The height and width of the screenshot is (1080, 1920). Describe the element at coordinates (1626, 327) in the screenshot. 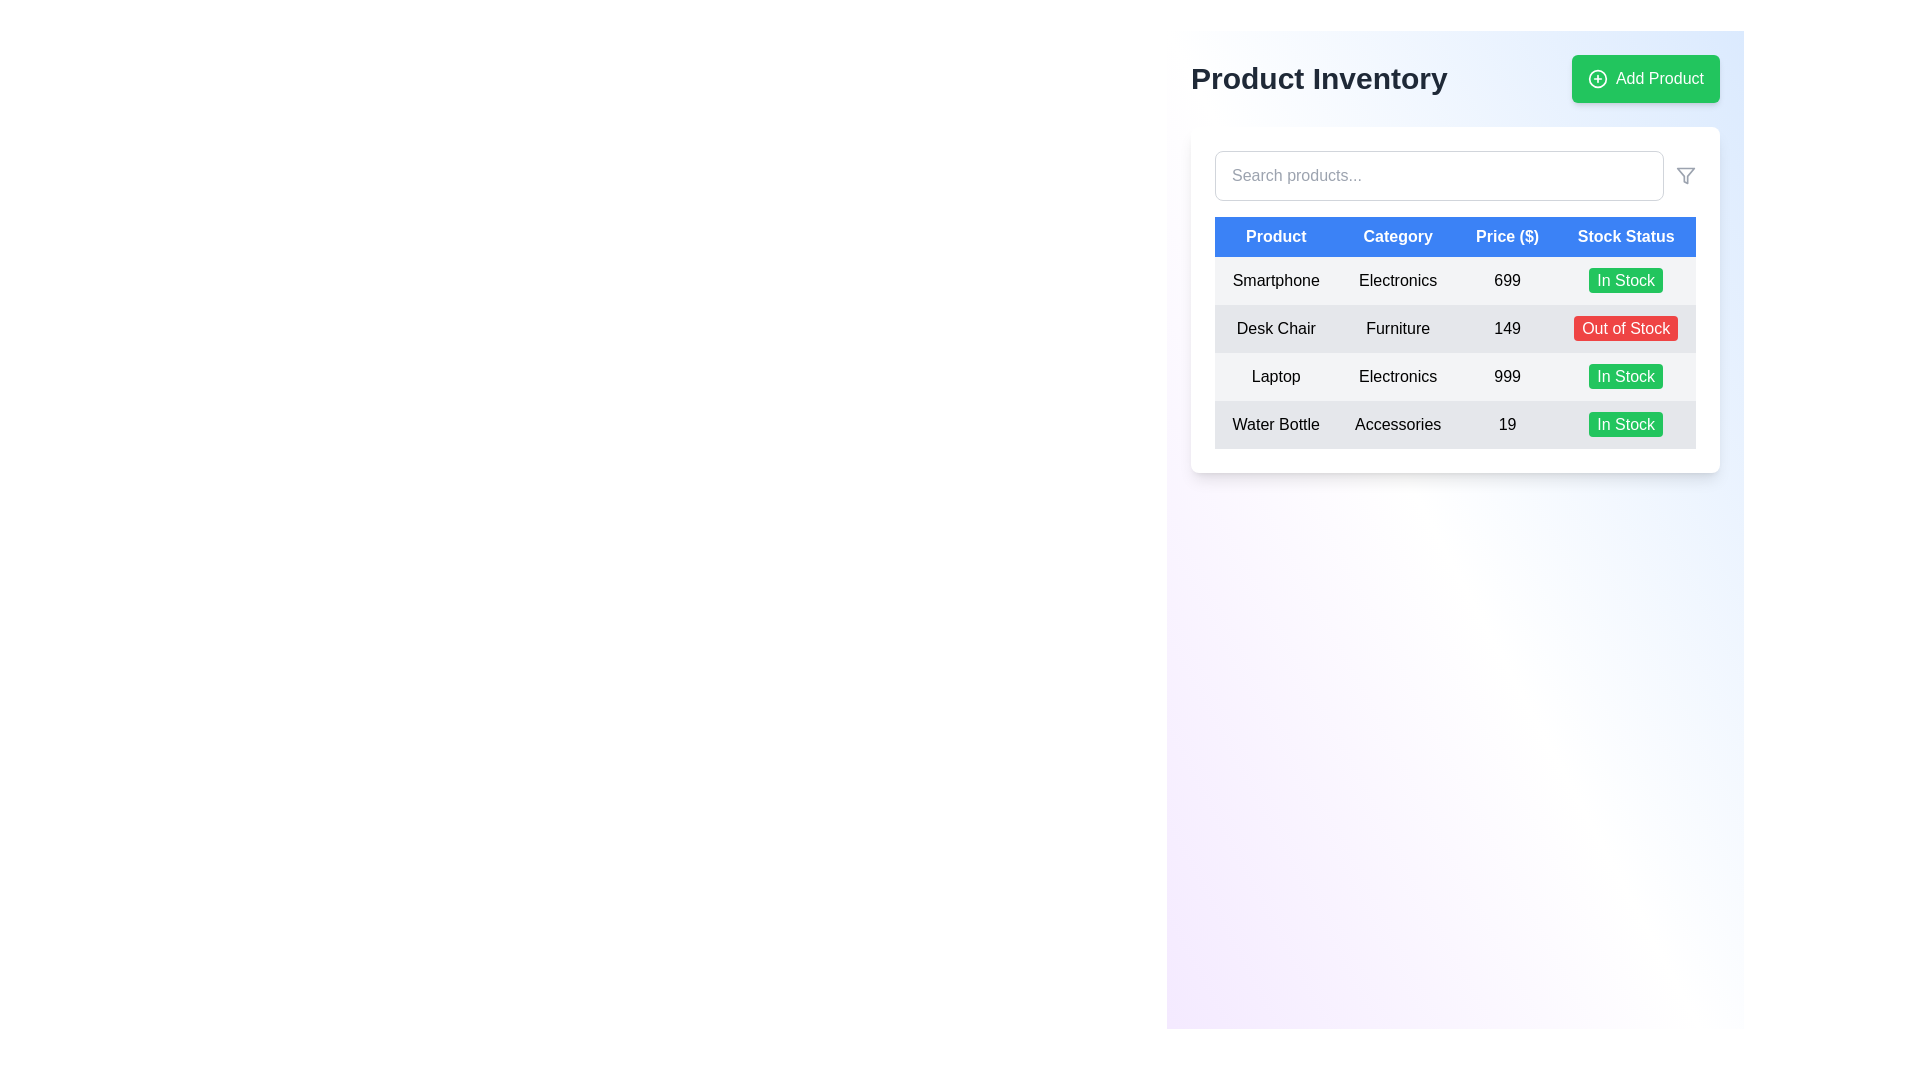

I see `the stock status indicator for the product 'Desk Chair' in the second row of the 'Stock Status' column, which indicates that the product is currently unavailable` at that location.